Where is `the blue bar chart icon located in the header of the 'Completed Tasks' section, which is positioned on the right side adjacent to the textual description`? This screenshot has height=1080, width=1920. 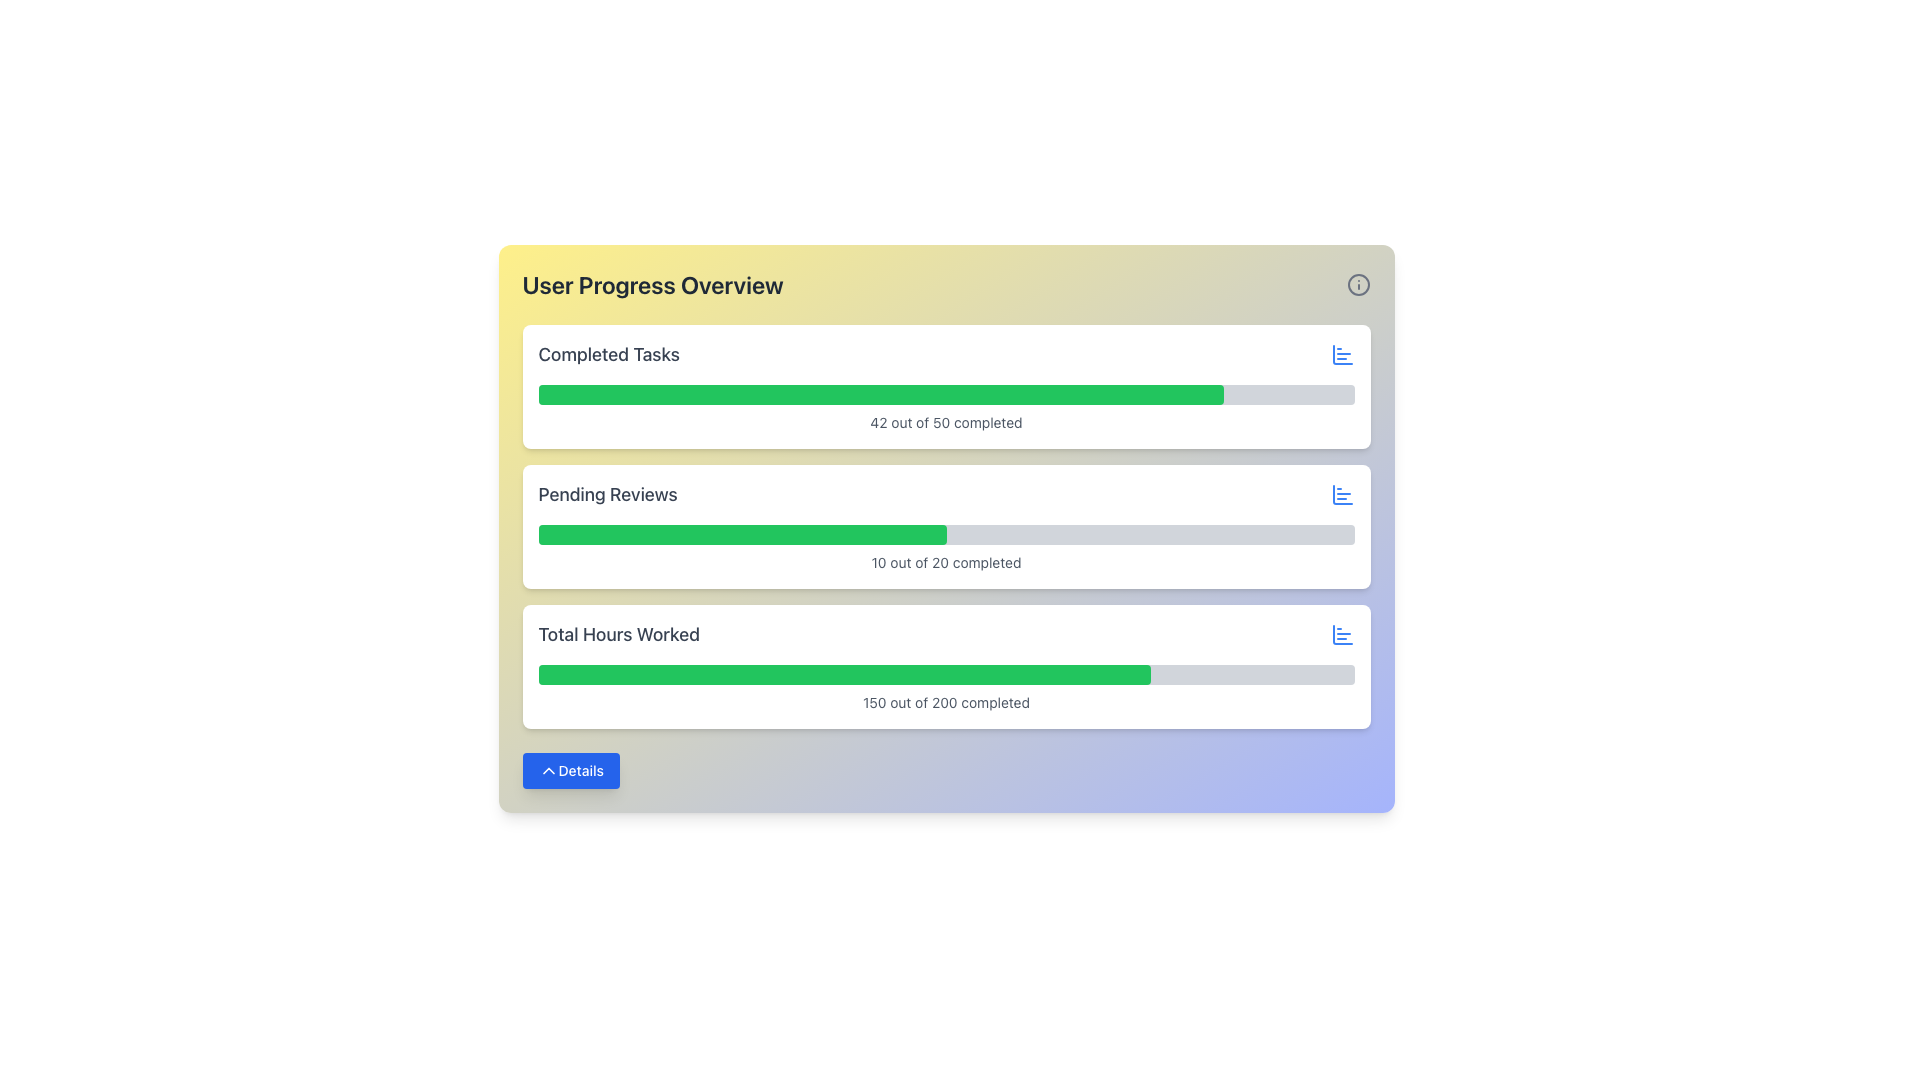
the blue bar chart icon located in the header of the 'Completed Tasks' section, which is positioned on the right side adjacent to the textual description is located at coordinates (1342, 353).